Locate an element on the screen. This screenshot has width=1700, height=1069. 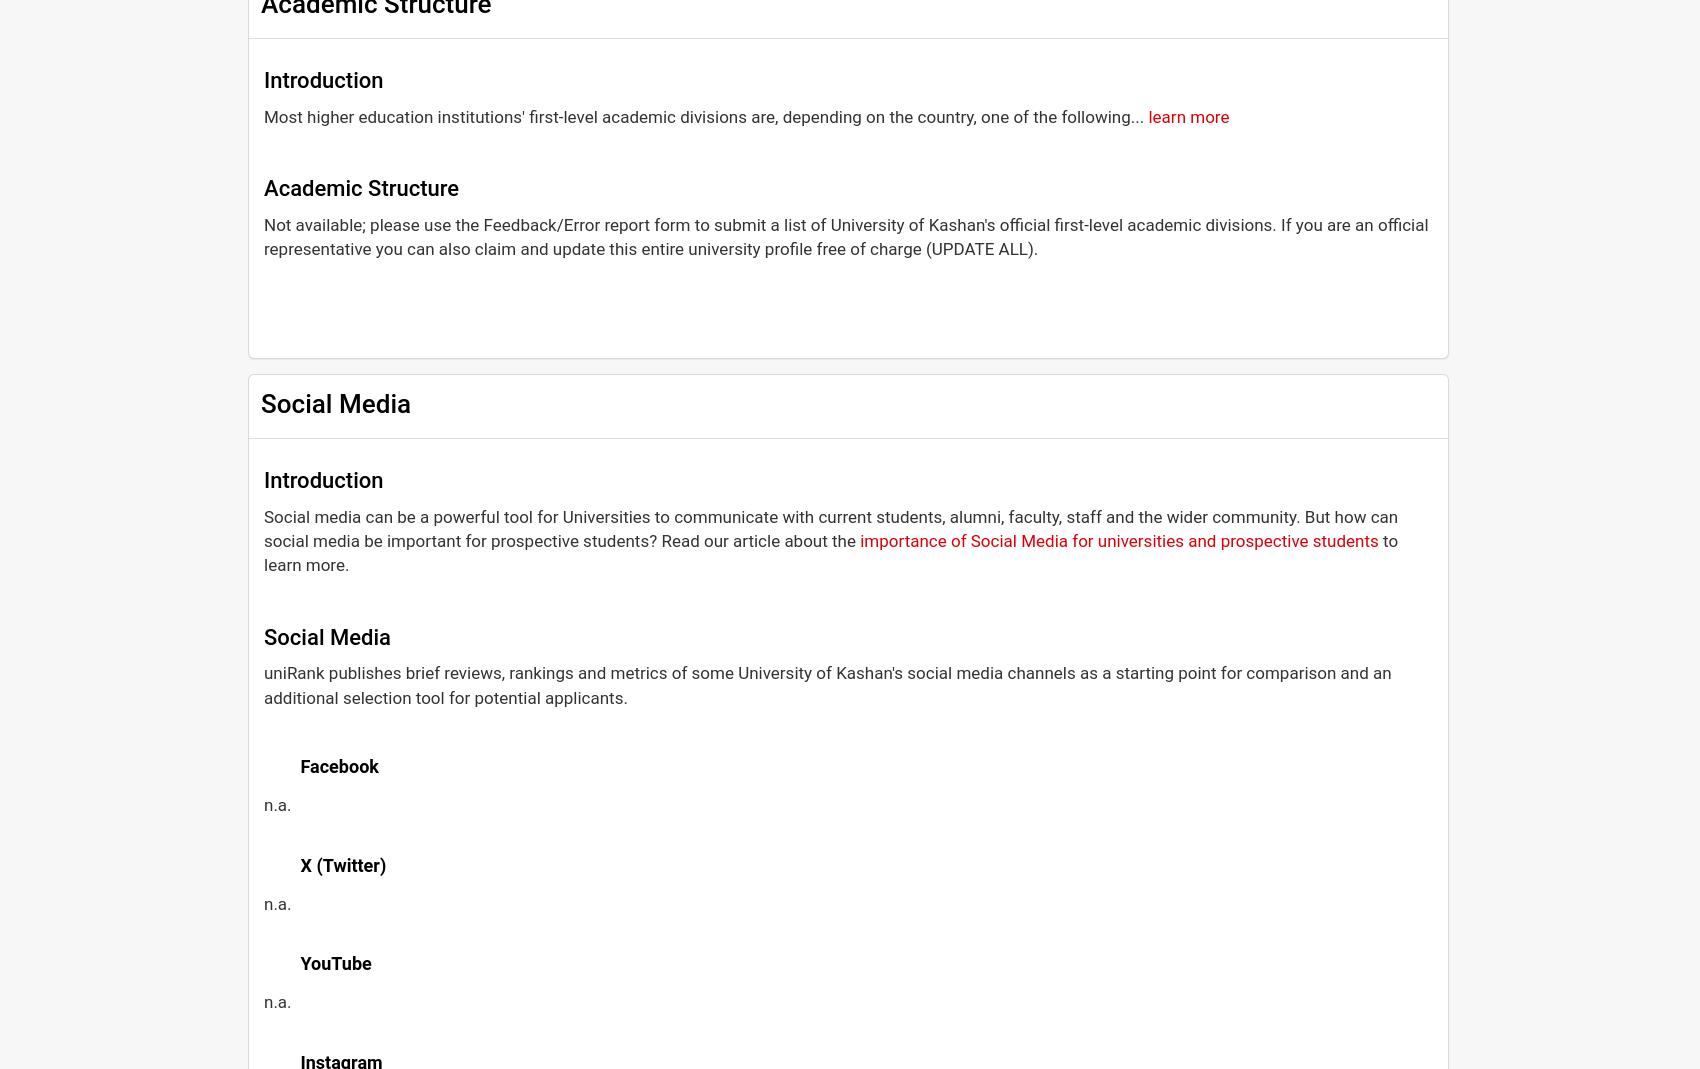
'uniRank publishes brief reviews, rankings and metrics of some University of Kashan's social media channels as a starting point for comparison and an additional selection tool for potential applicants.' is located at coordinates (826, 684).